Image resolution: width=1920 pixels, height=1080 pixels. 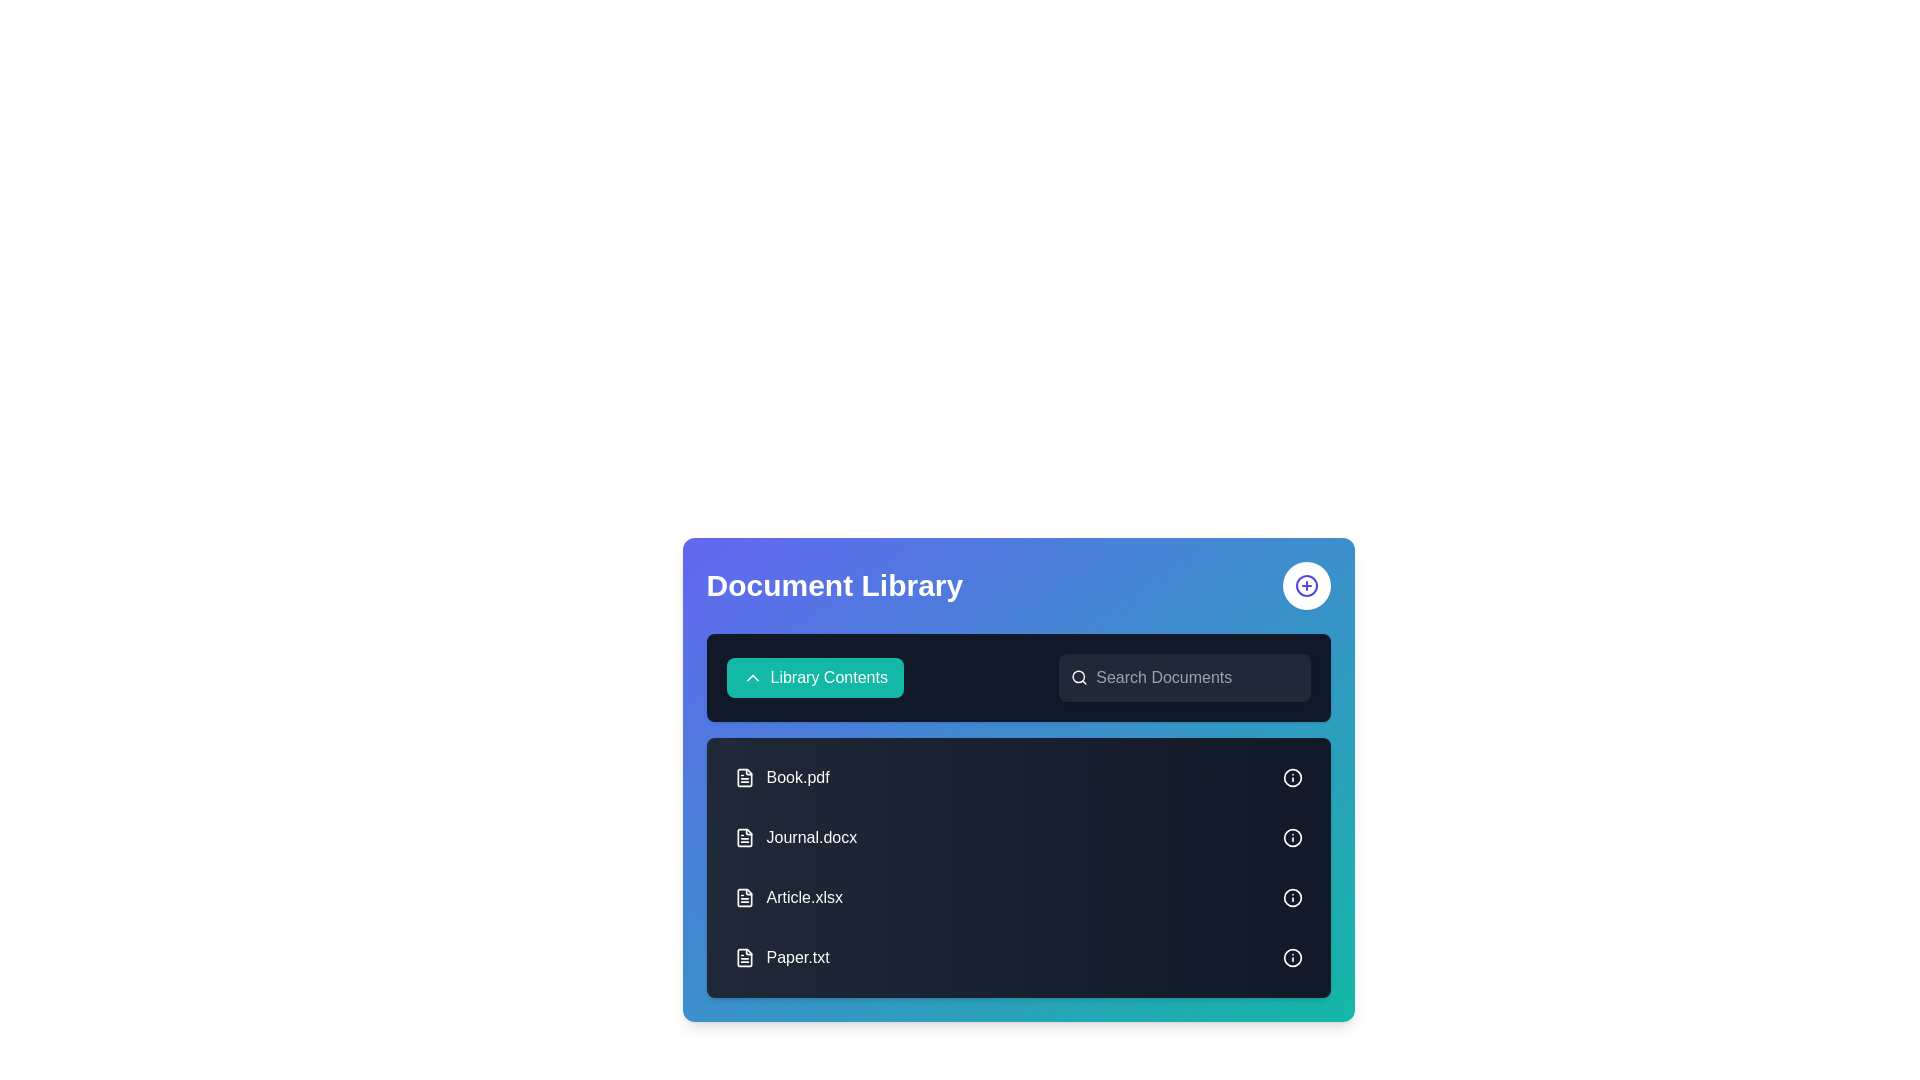 I want to click on the 'Document Library' text label, which is a prominent header in large bold white font against a gradient blue background, so click(x=834, y=585).